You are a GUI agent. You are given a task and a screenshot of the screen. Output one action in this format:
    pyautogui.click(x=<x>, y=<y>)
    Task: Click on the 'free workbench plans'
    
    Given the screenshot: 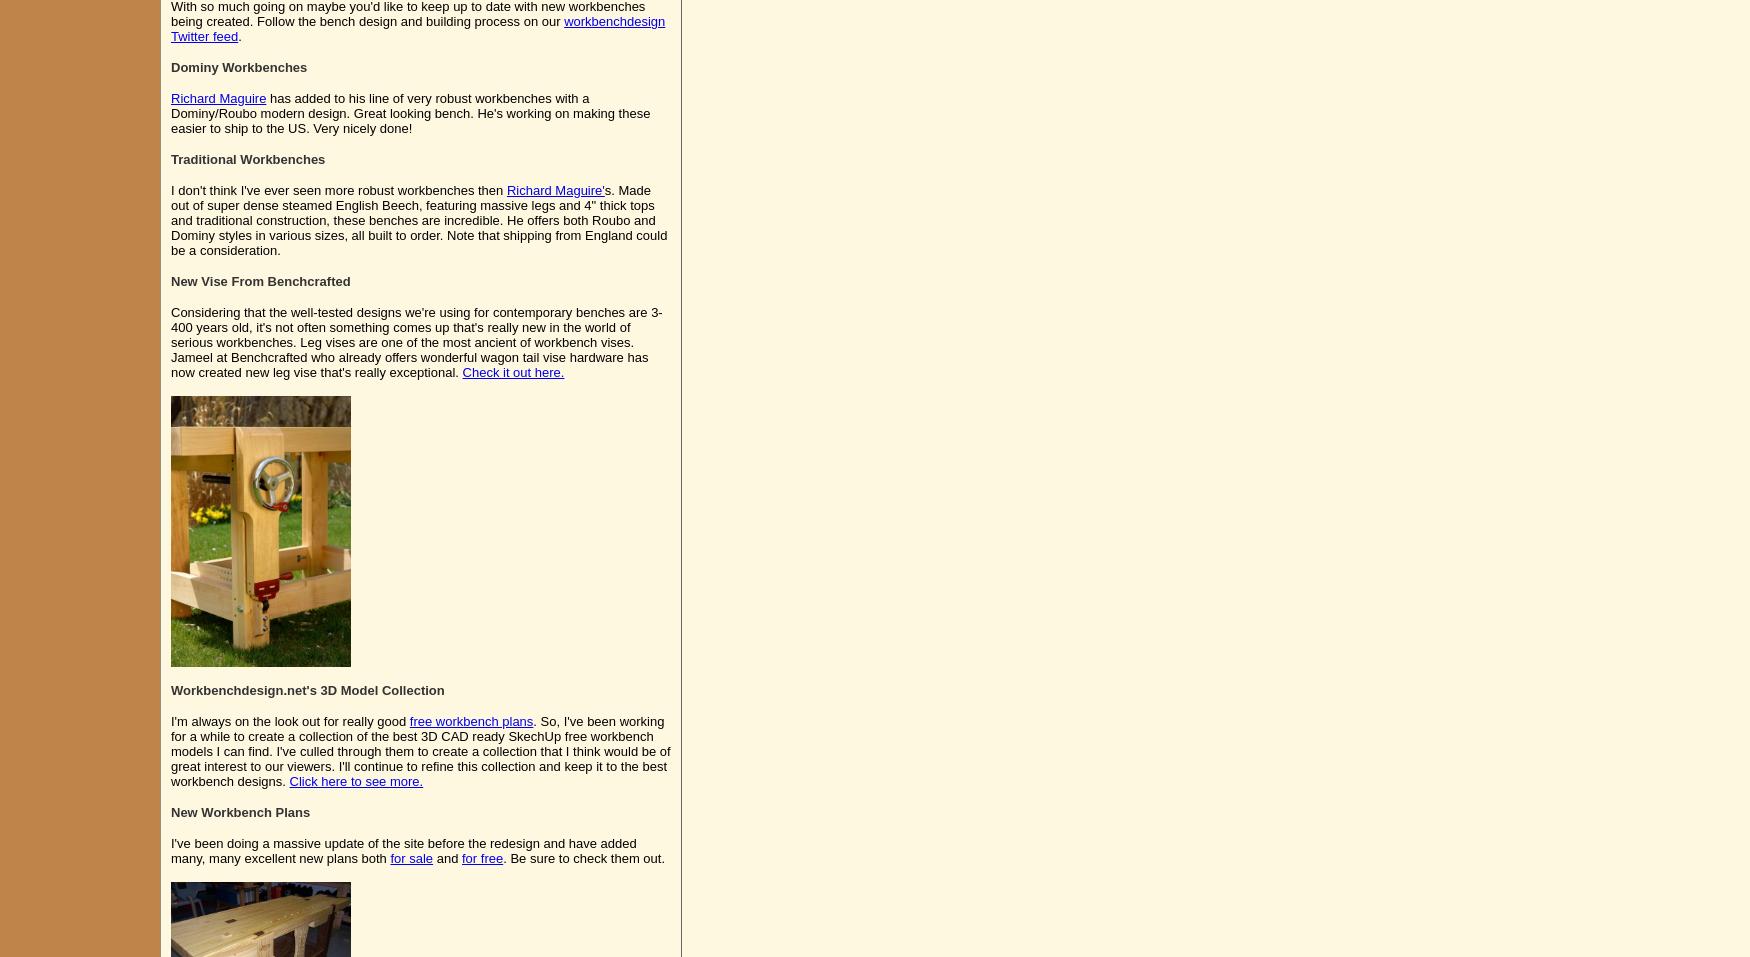 What is the action you would take?
    pyautogui.click(x=470, y=721)
    